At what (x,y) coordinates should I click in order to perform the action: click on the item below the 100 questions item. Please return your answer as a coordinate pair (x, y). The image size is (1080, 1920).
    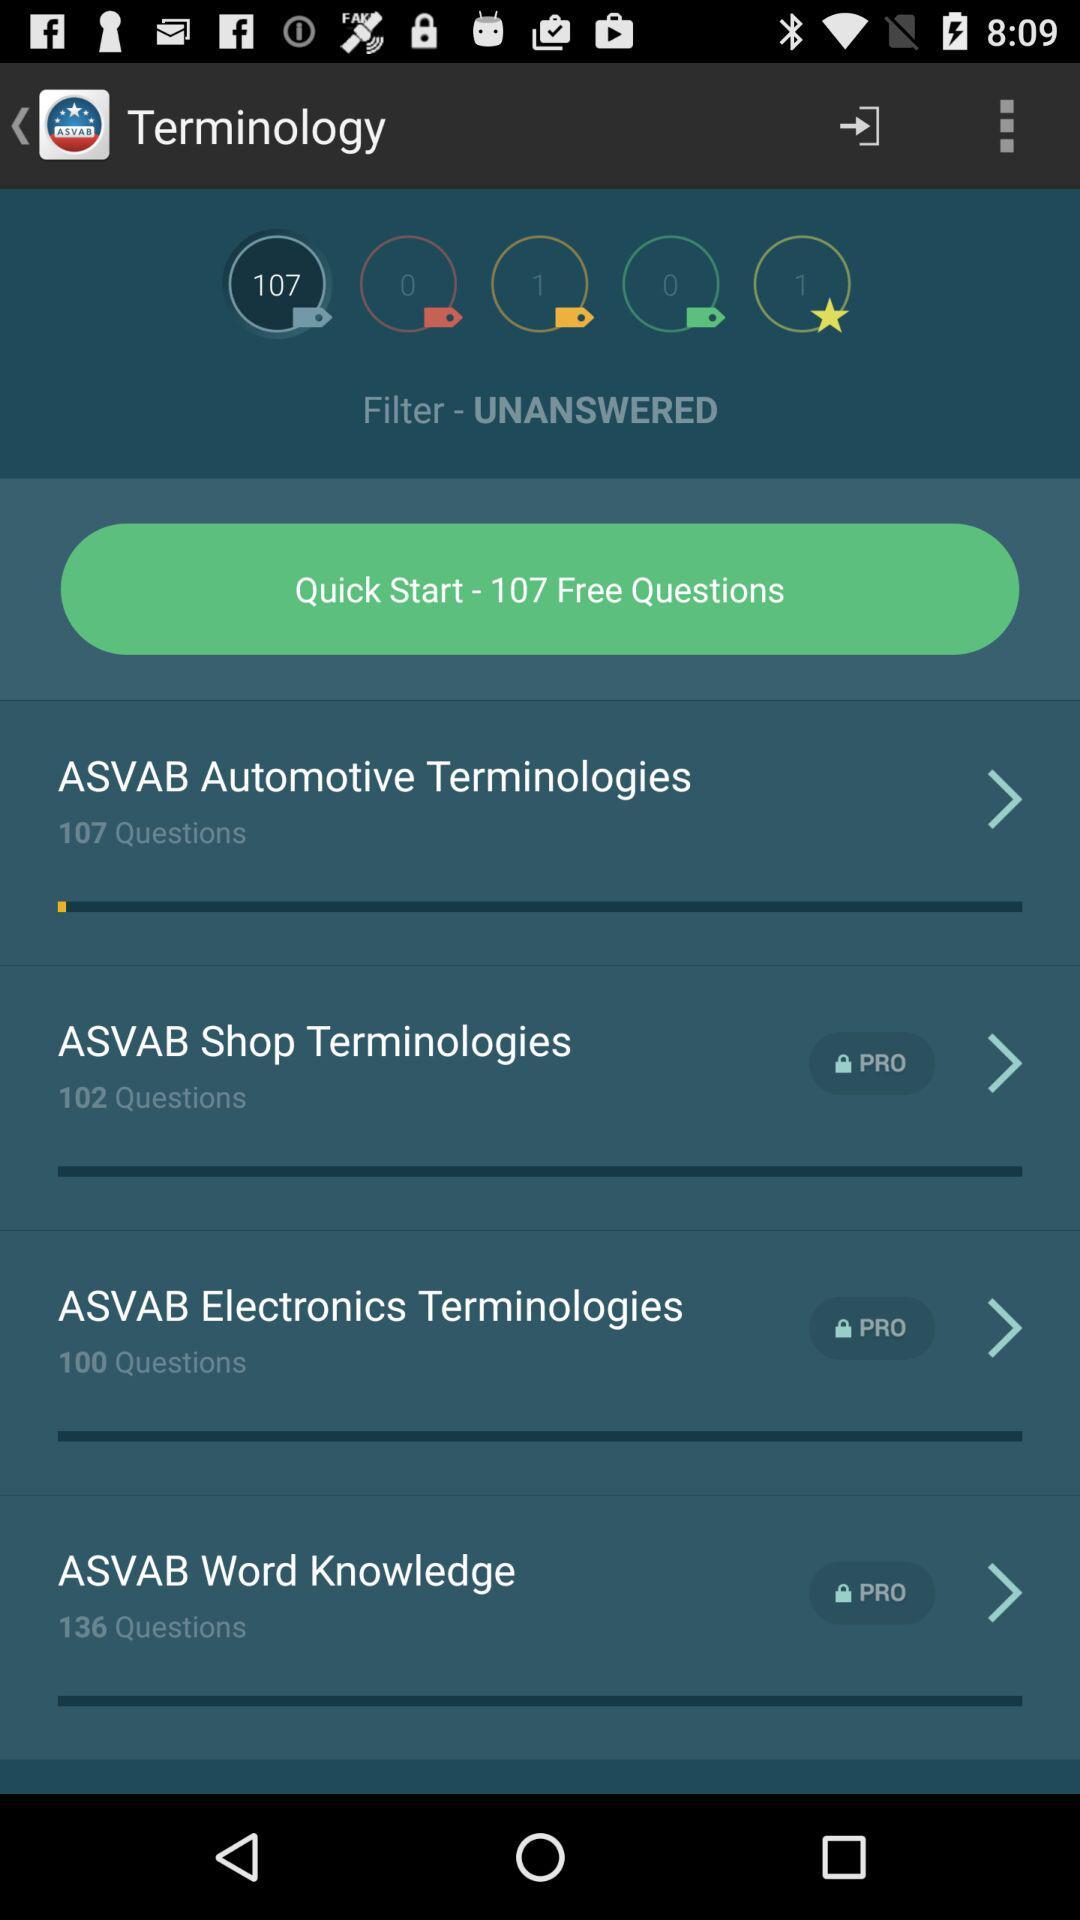
    Looking at the image, I should click on (286, 1568).